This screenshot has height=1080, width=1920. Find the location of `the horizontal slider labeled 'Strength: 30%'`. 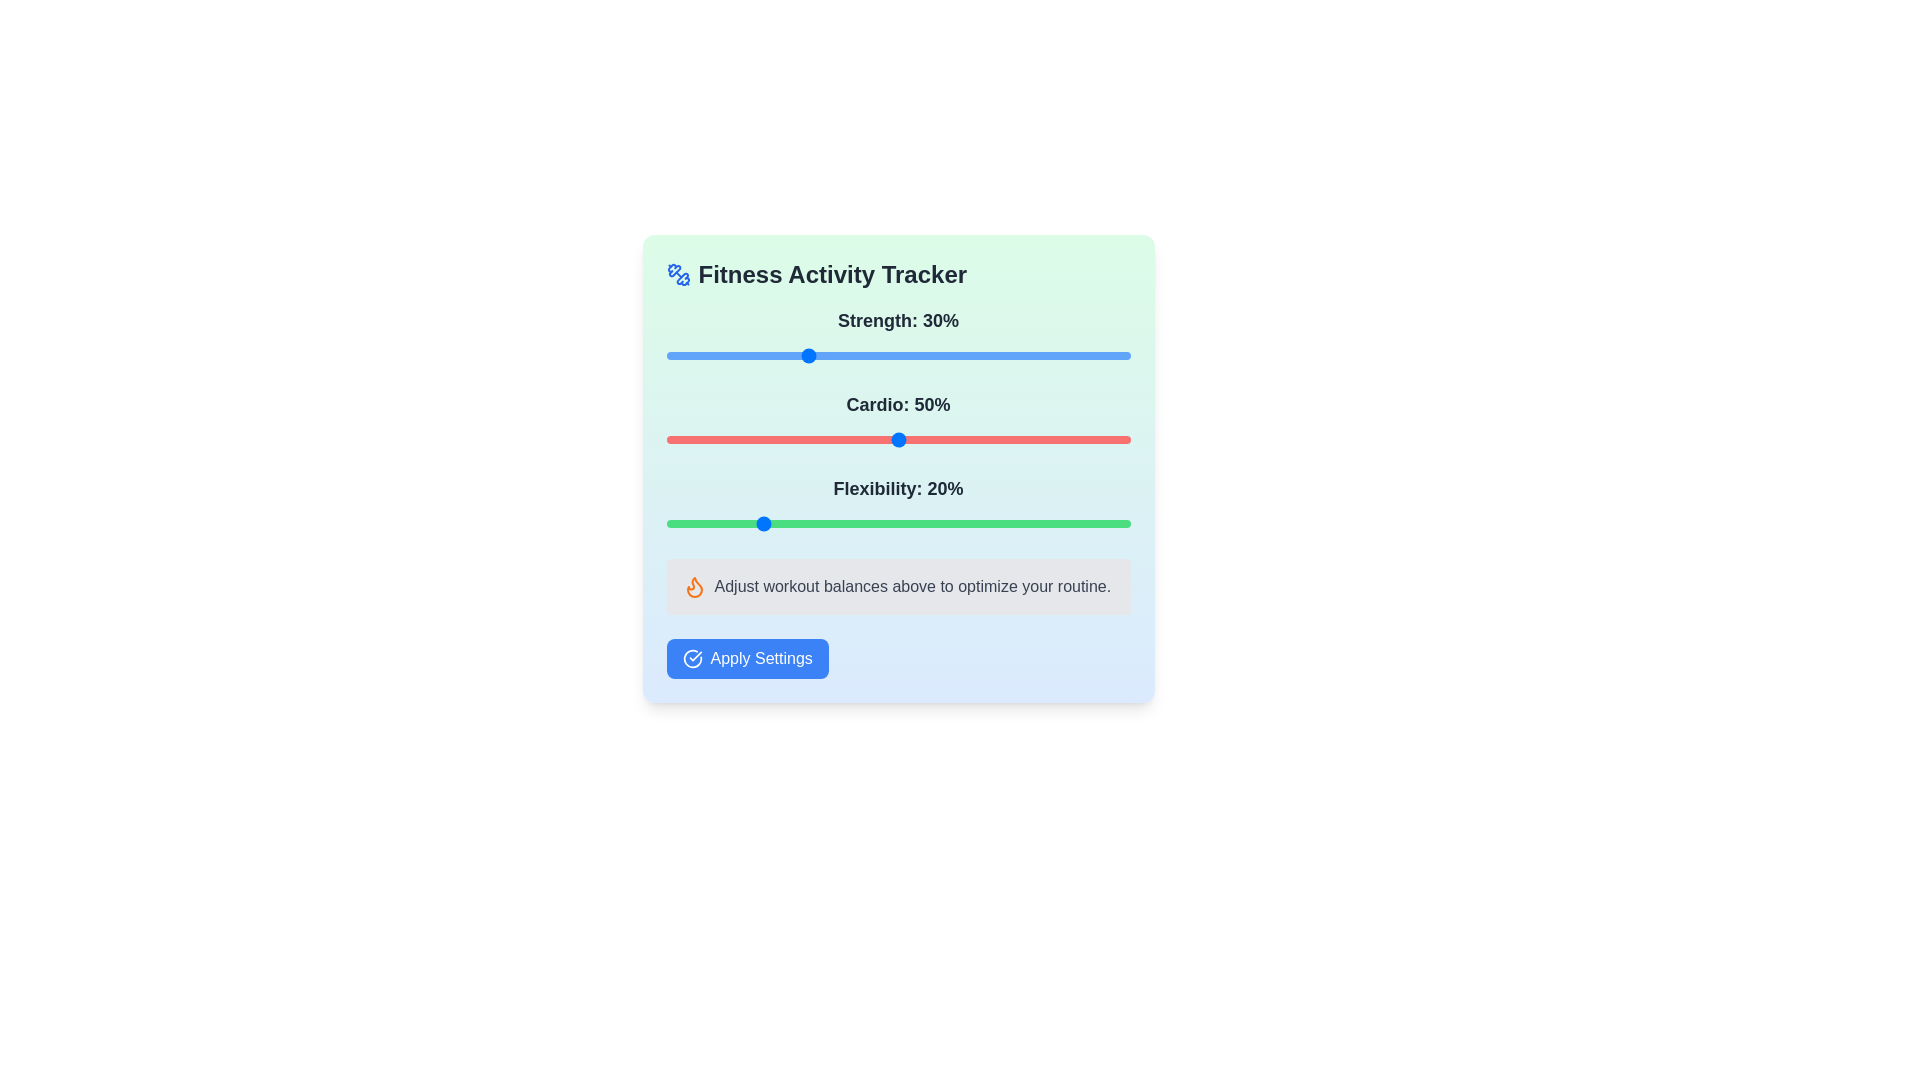

the horizontal slider labeled 'Strength: 30%' is located at coordinates (897, 354).